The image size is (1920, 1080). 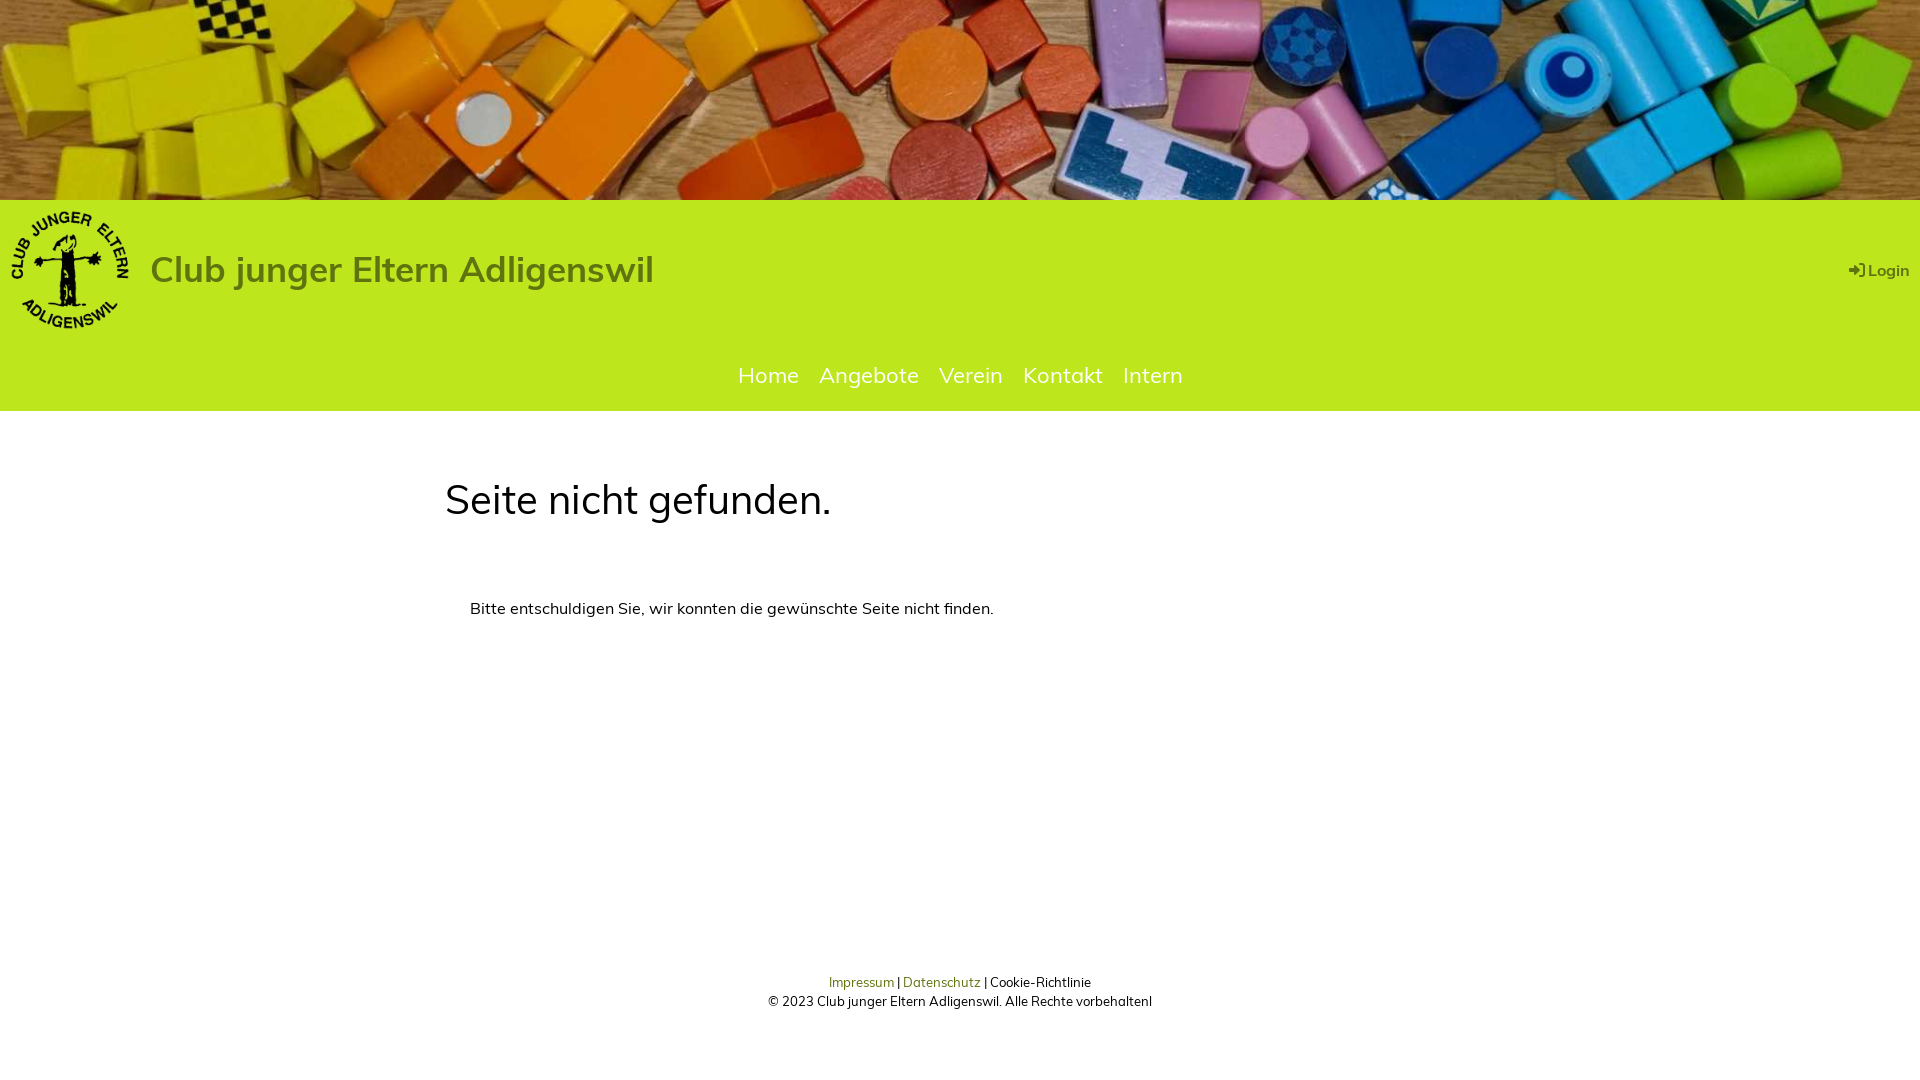 What do you see at coordinates (767, 375) in the screenshot?
I see `'Home'` at bounding box center [767, 375].